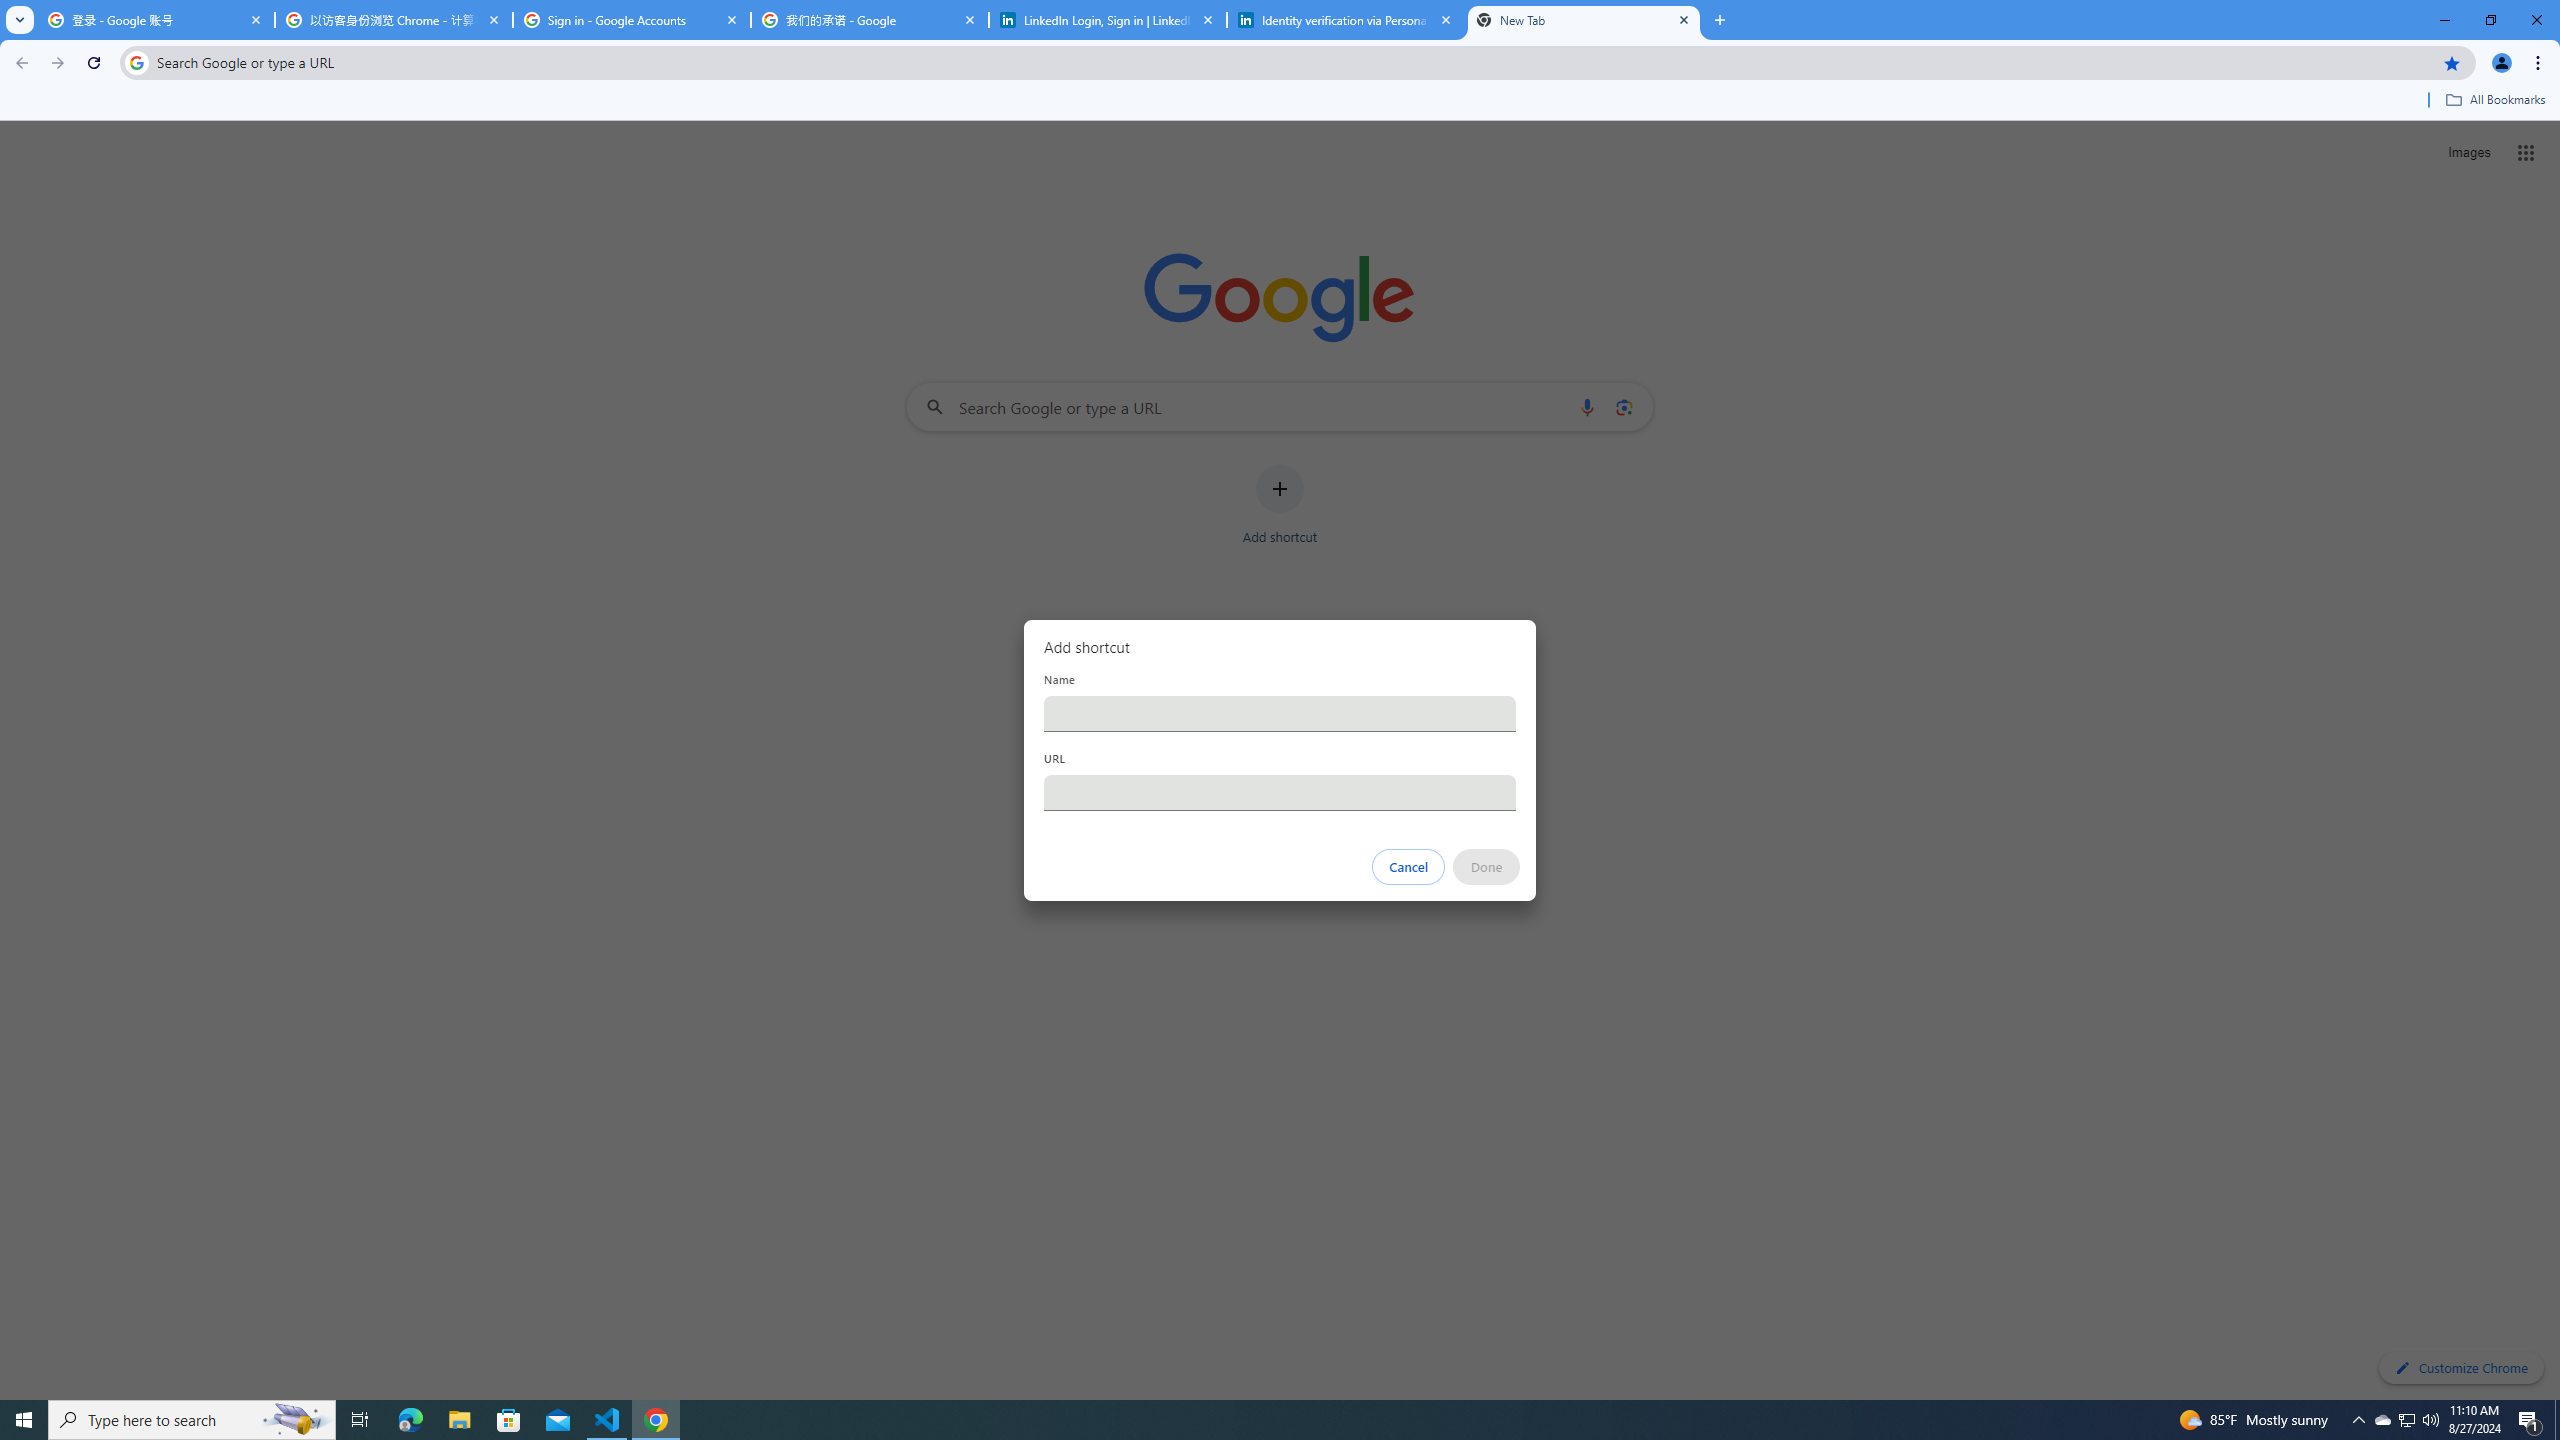 The width and height of the screenshot is (2560, 1440). What do you see at coordinates (1487, 866) in the screenshot?
I see `'Done'` at bounding box center [1487, 866].